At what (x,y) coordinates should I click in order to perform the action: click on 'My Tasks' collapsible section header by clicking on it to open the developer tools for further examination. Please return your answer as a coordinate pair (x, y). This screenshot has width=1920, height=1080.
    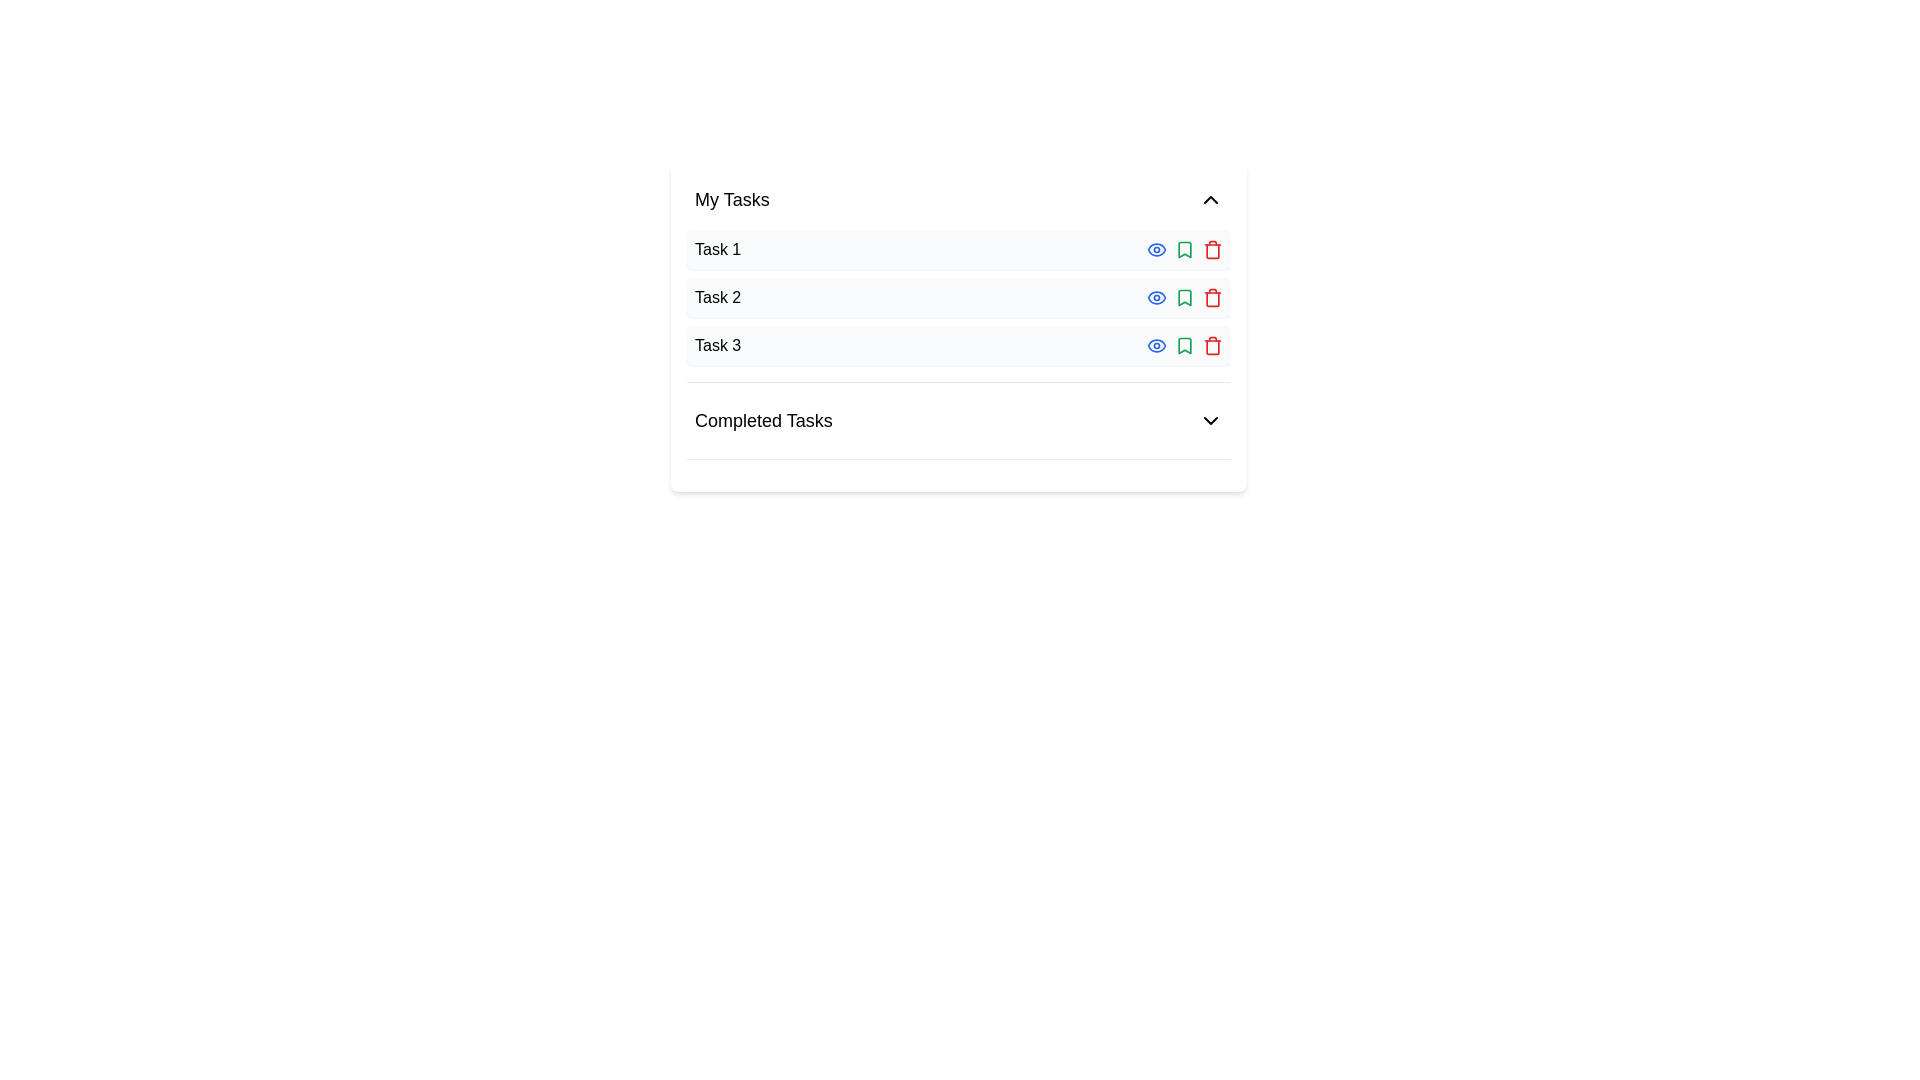
    Looking at the image, I should click on (958, 200).